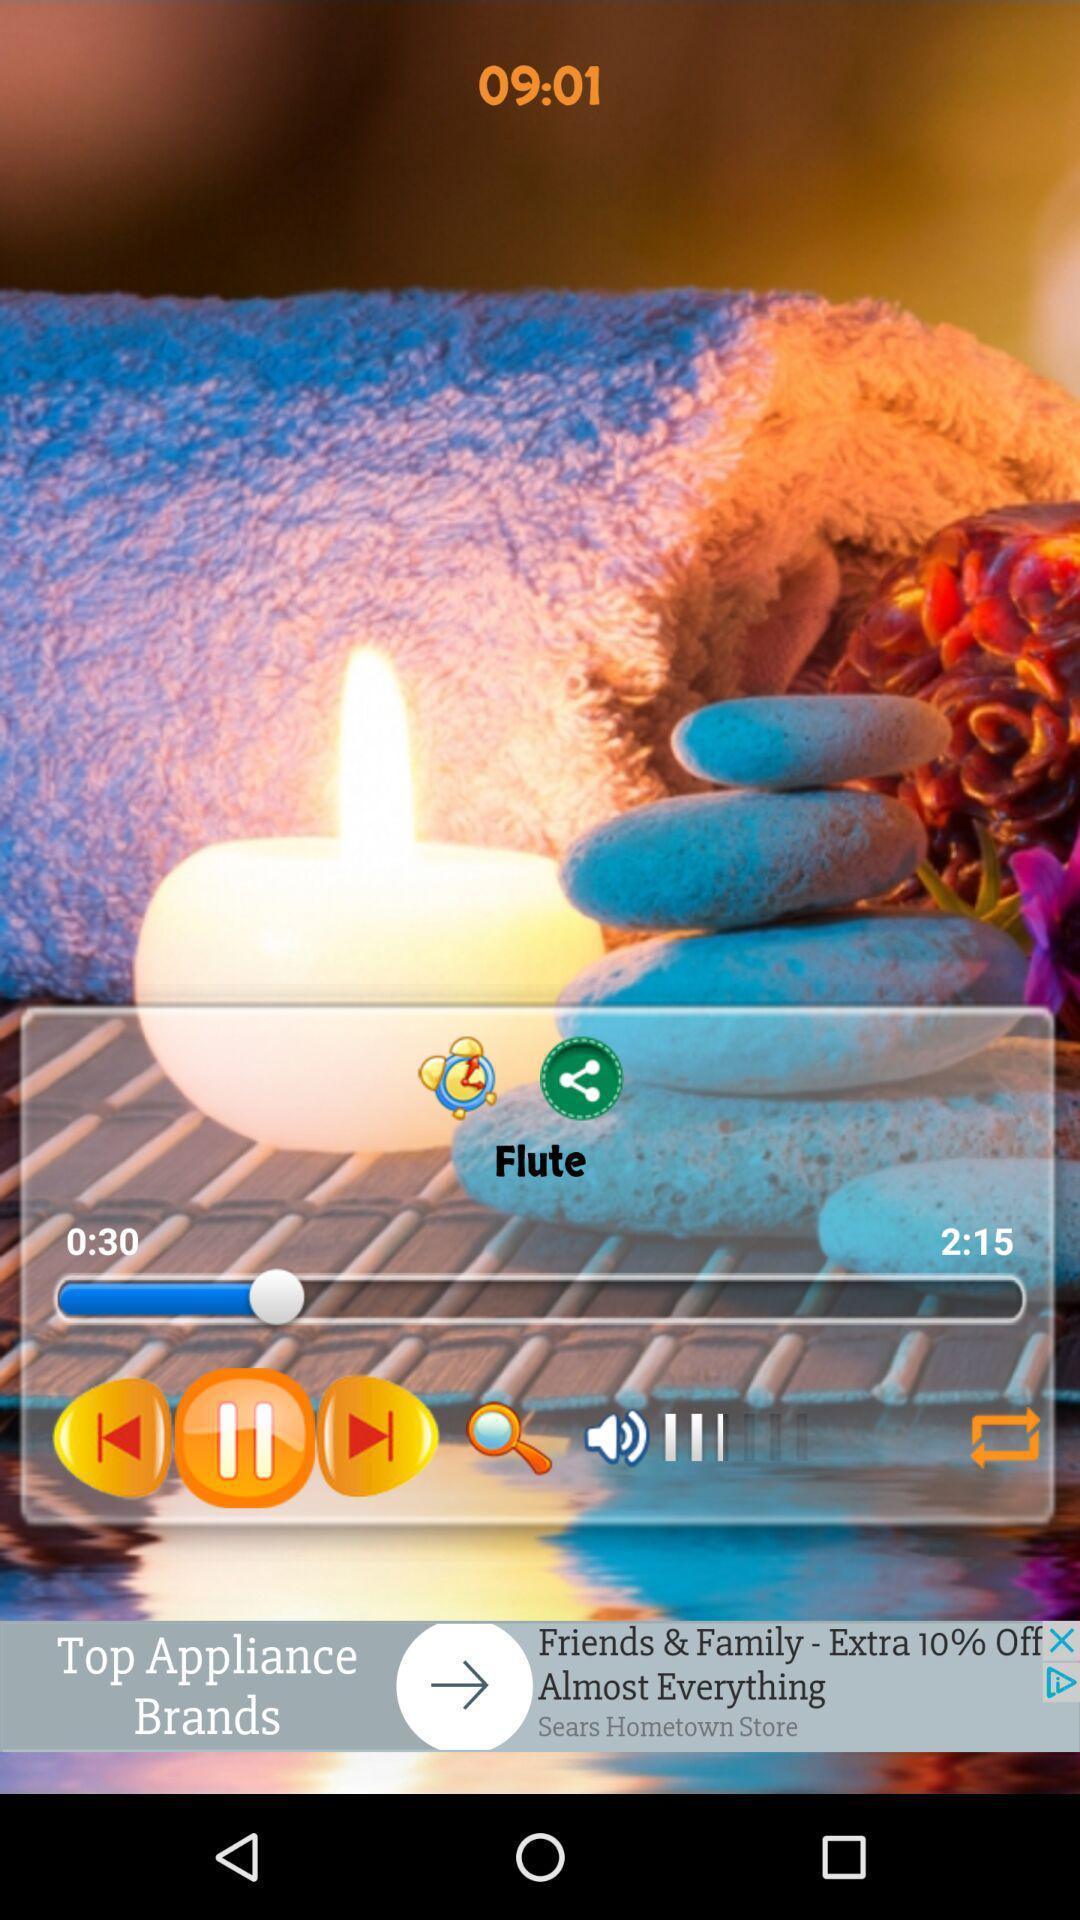  What do you see at coordinates (616, 1436) in the screenshot?
I see `sound option` at bounding box center [616, 1436].